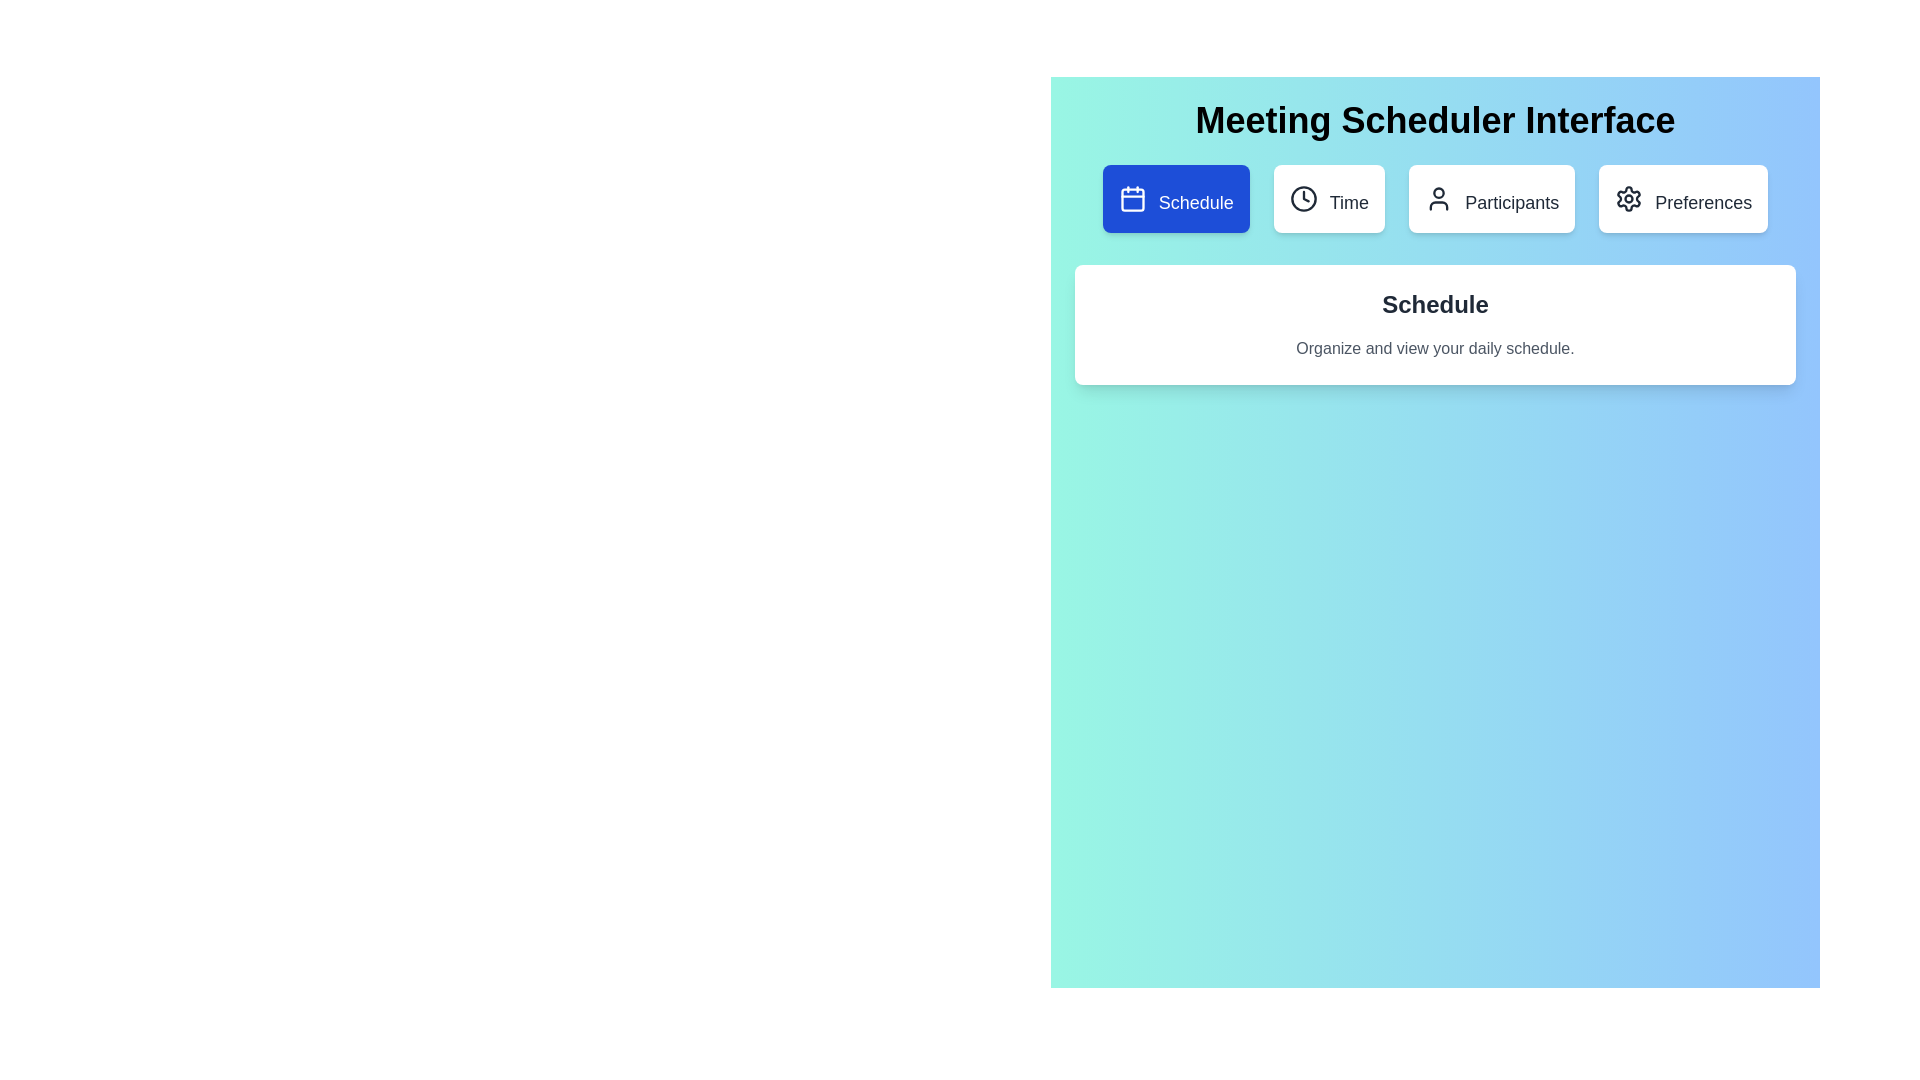 The image size is (1920, 1080). I want to click on the person-shaped icon located within the 'Participants' button, which is the third button in a horizontal row of four buttons at the top of the interface, so click(1438, 199).